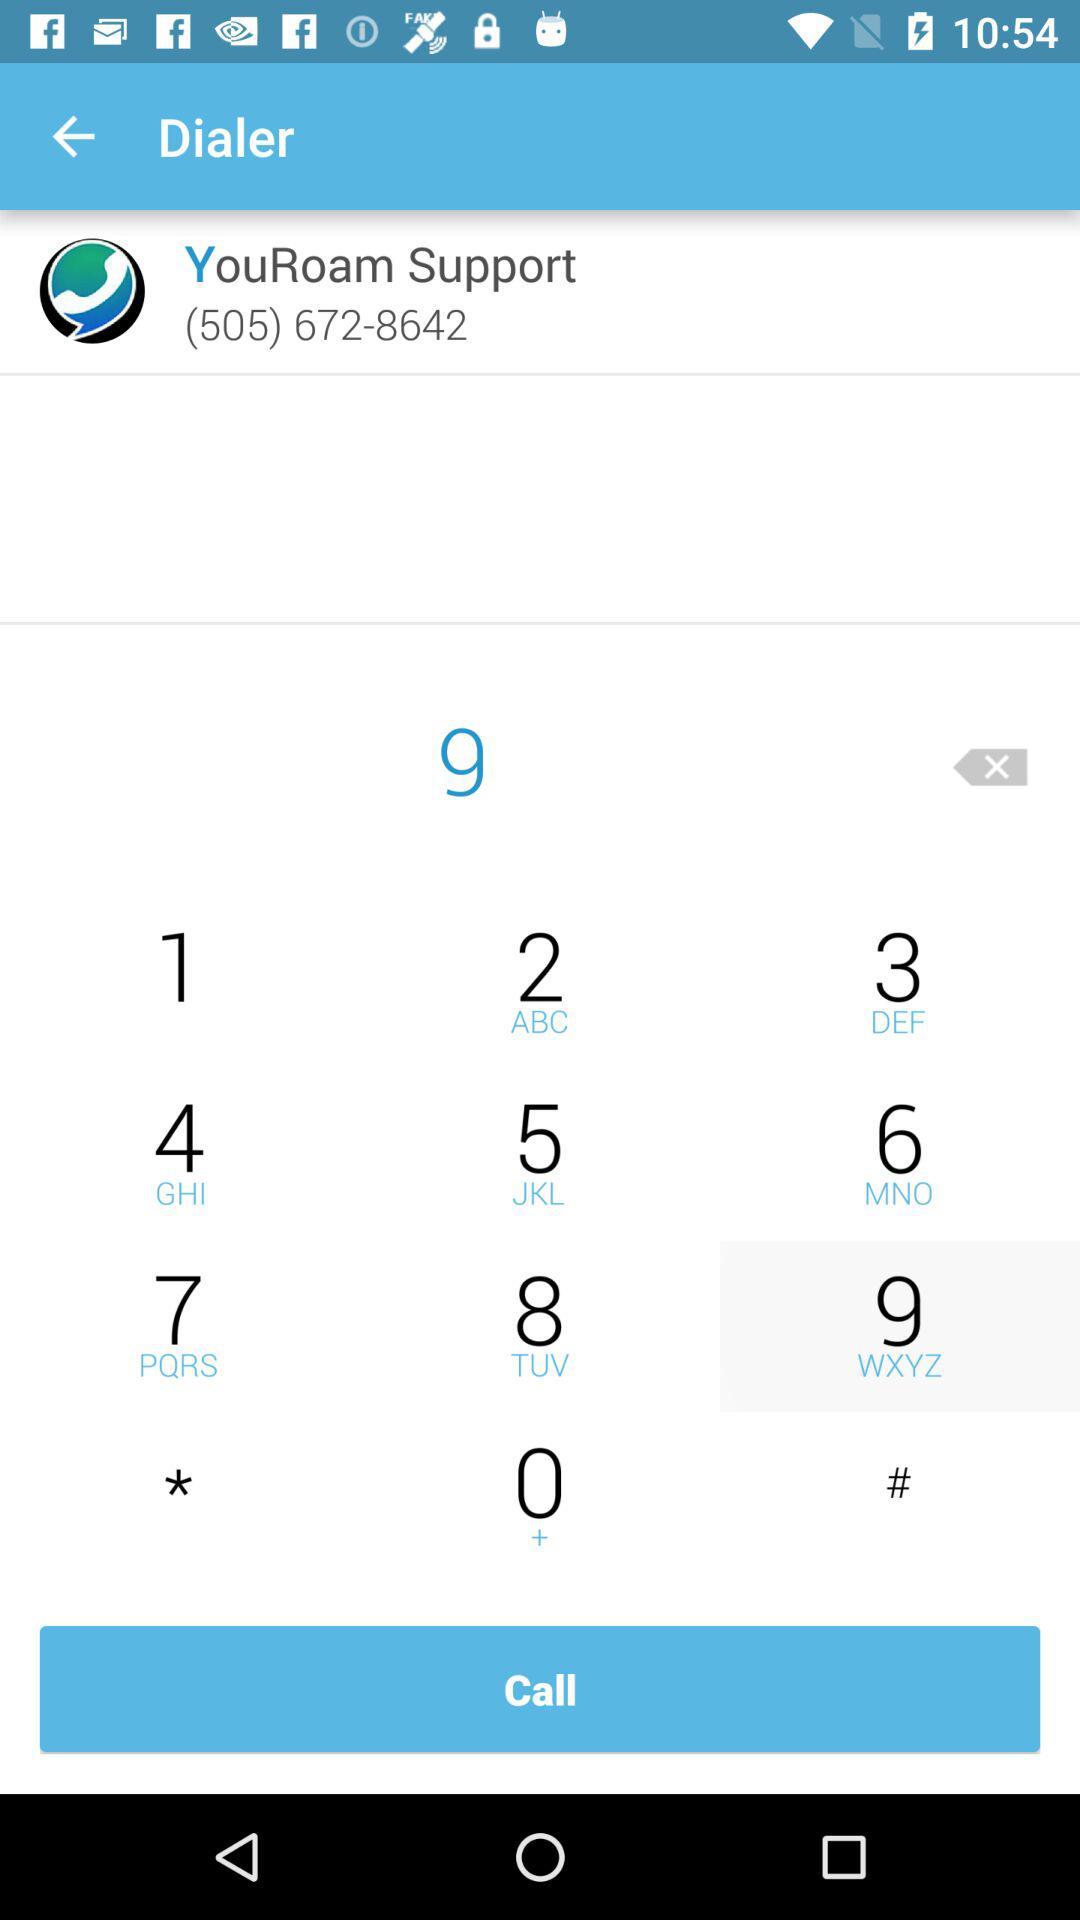 The height and width of the screenshot is (1920, 1080). Describe the element at coordinates (898, 1498) in the screenshot. I see `shows the number option` at that location.